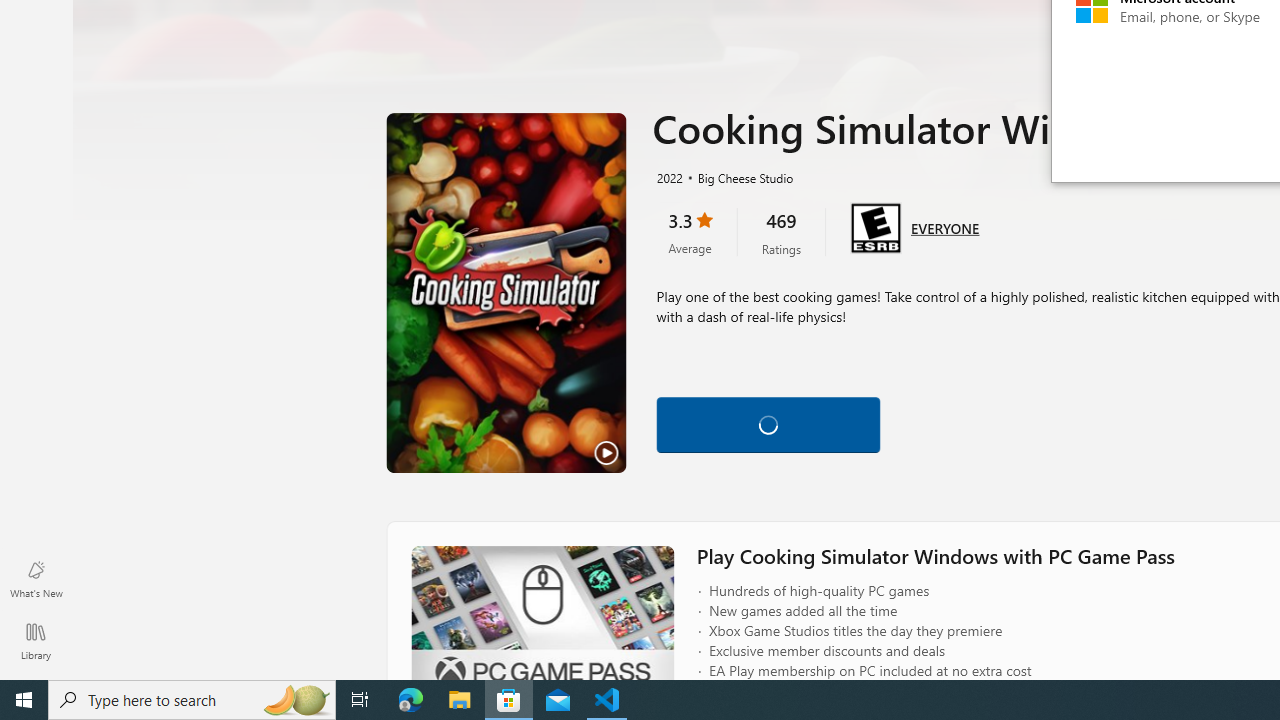 Image resolution: width=1280 pixels, height=720 pixels. I want to click on 'Type here to search', so click(192, 698).